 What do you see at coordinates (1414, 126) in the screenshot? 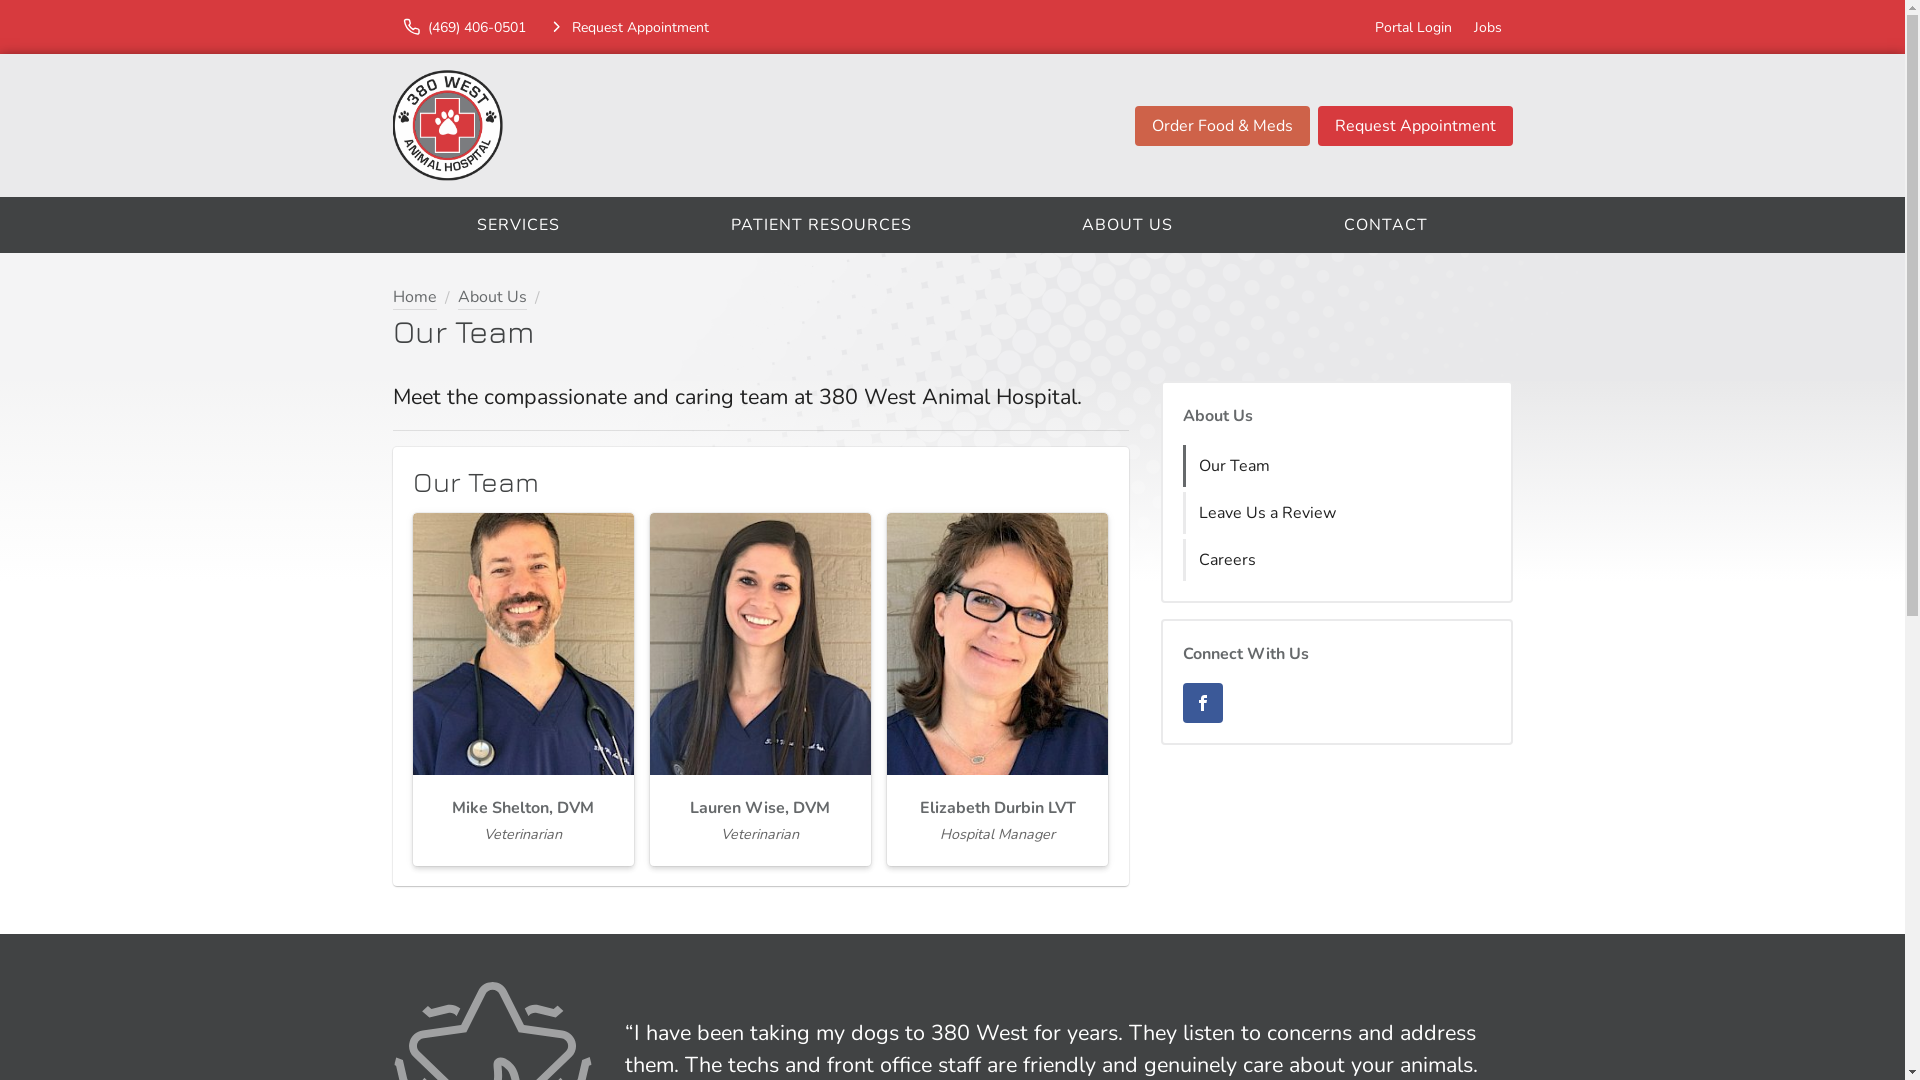
I see `'Request Appointment'` at bounding box center [1414, 126].